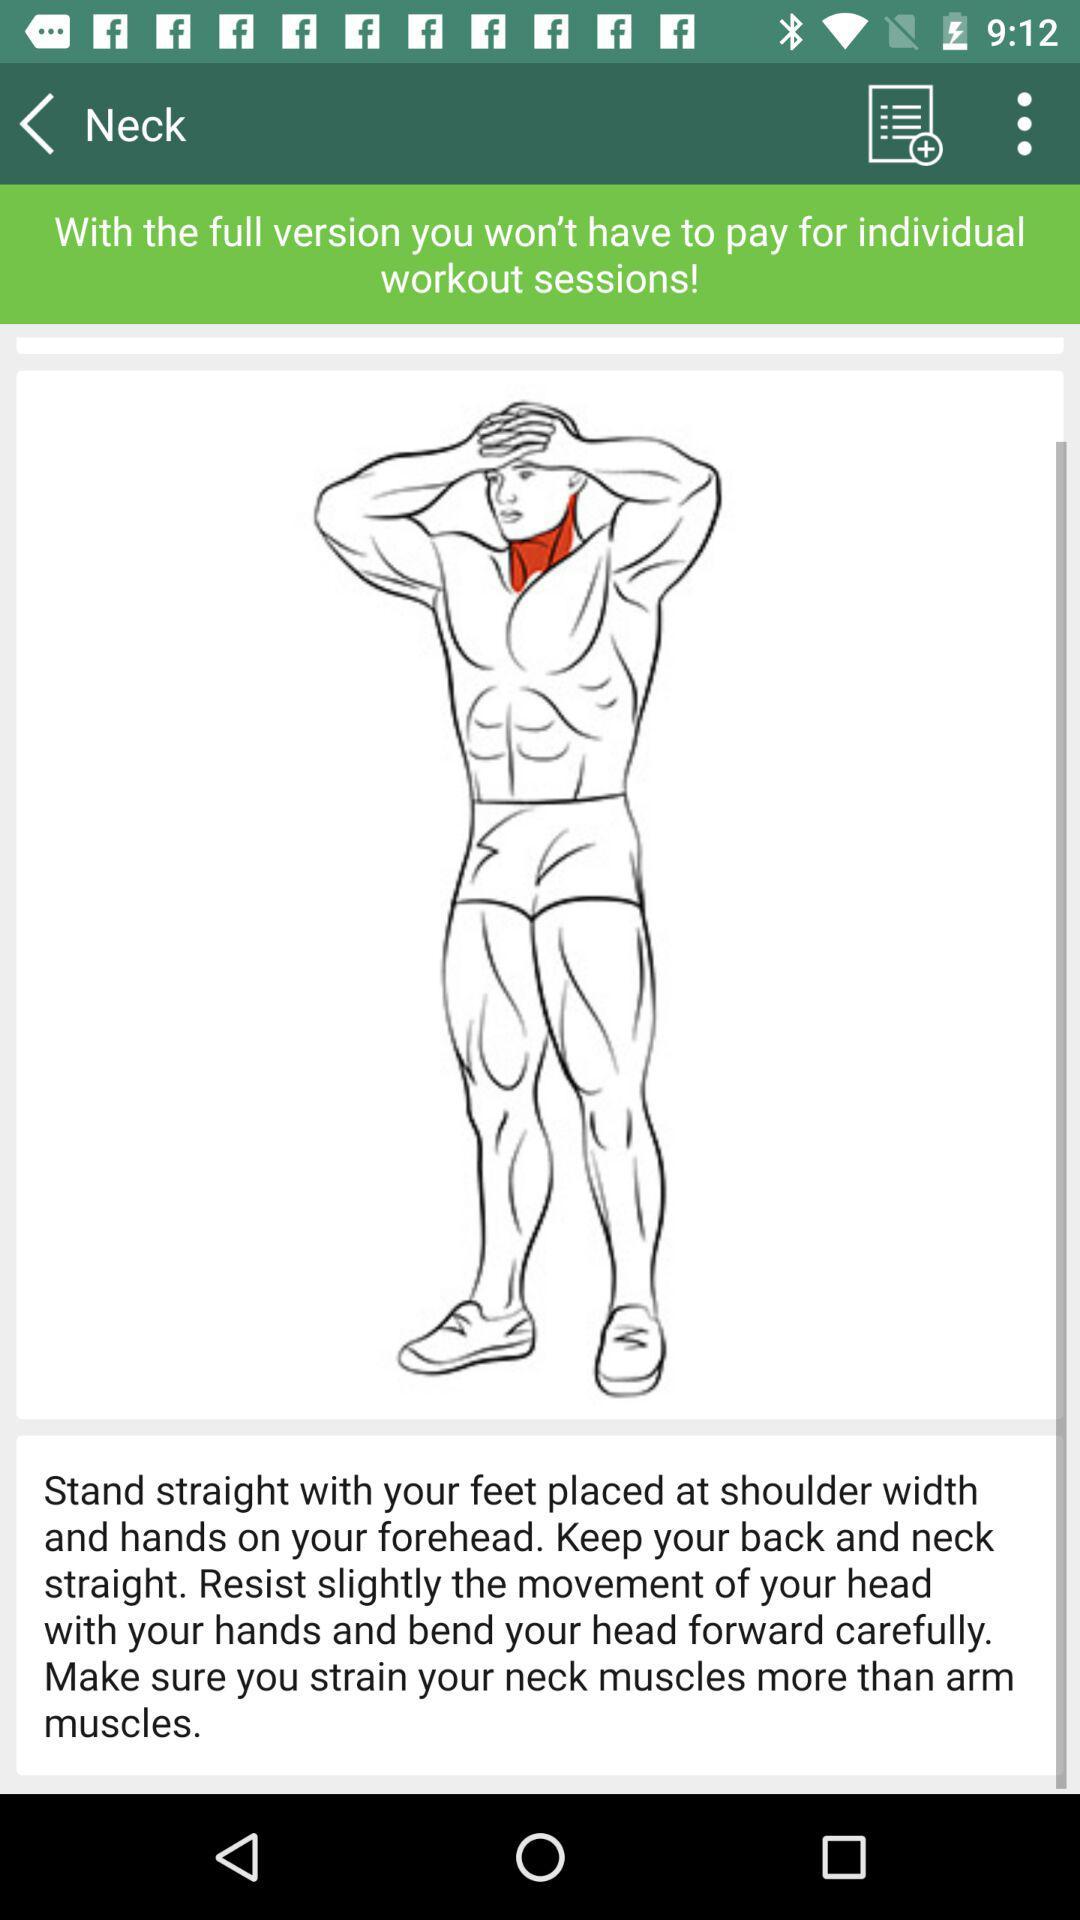  What do you see at coordinates (900, 122) in the screenshot?
I see `the list icon` at bounding box center [900, 122].